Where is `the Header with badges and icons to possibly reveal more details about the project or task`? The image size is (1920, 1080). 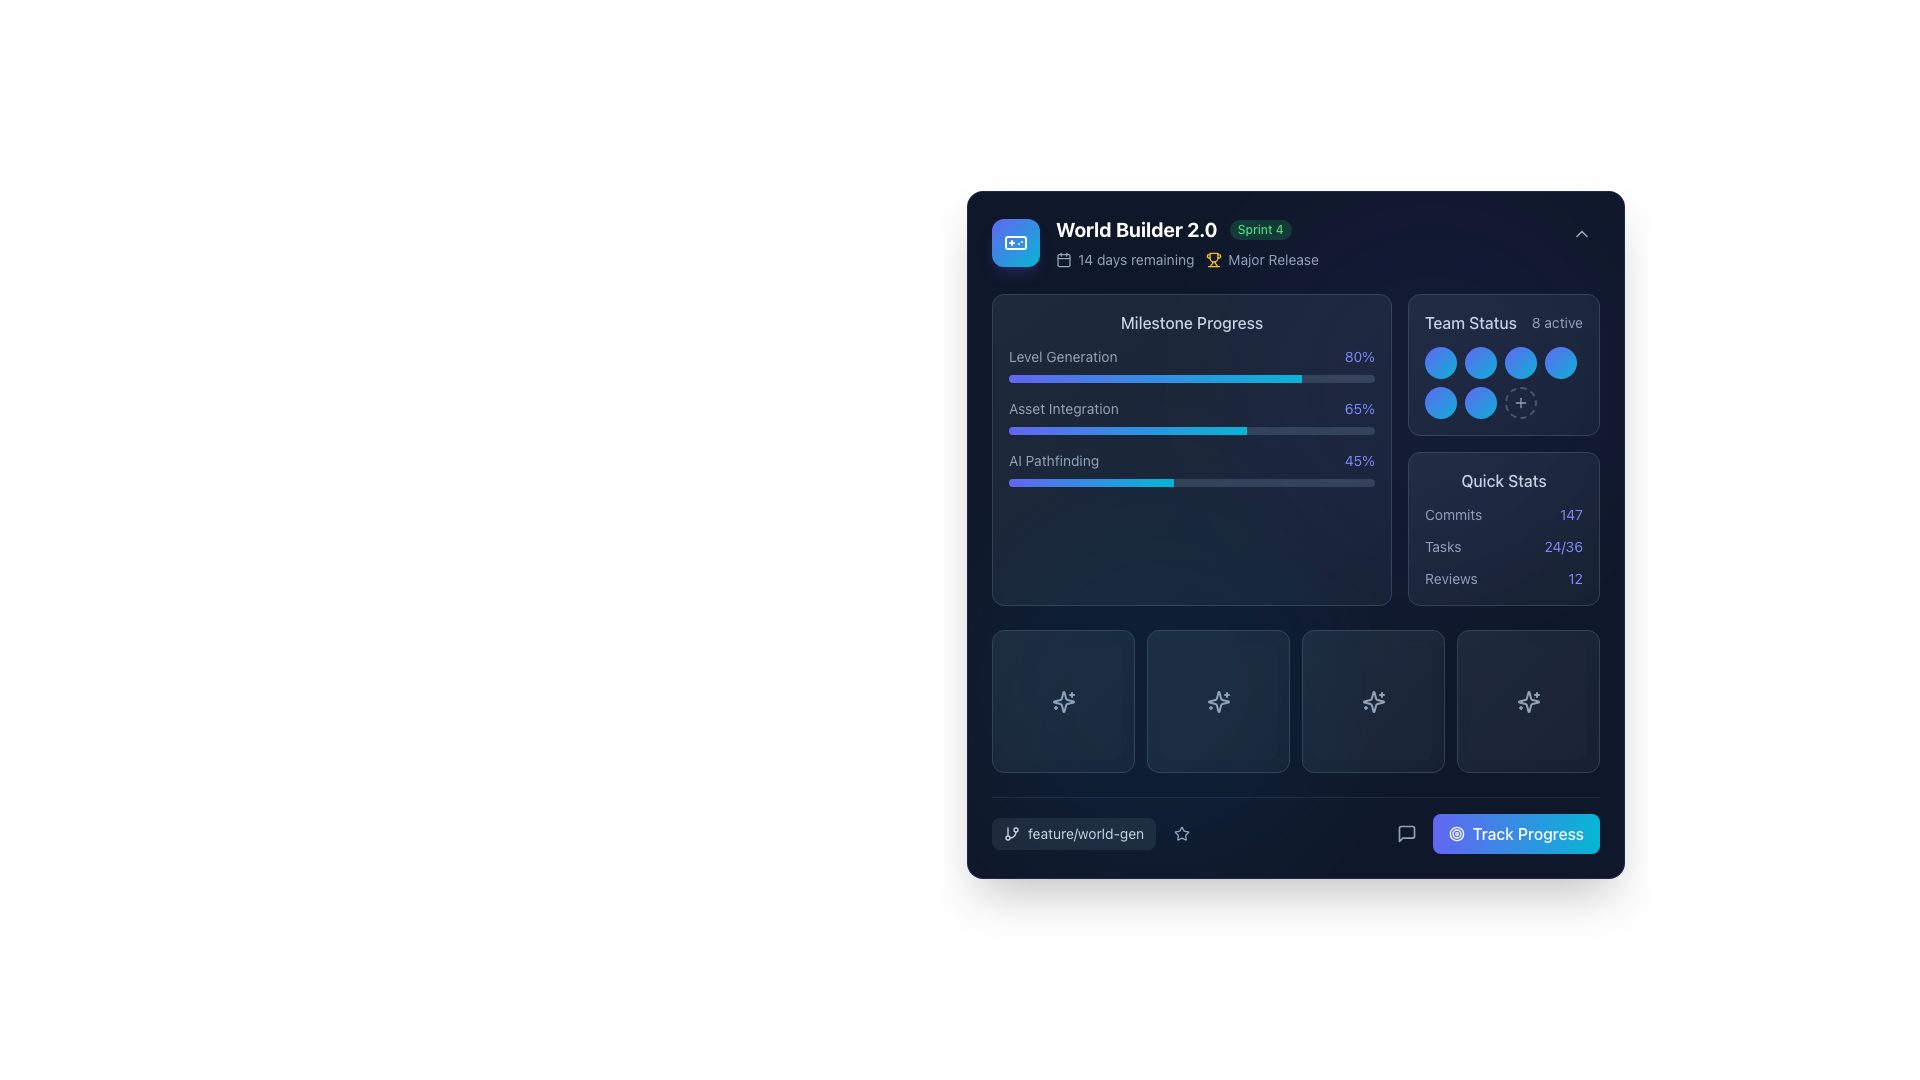
the Header with badges and icons to possibly reveal more details about the project or task is located at coordinates (1155, 242).